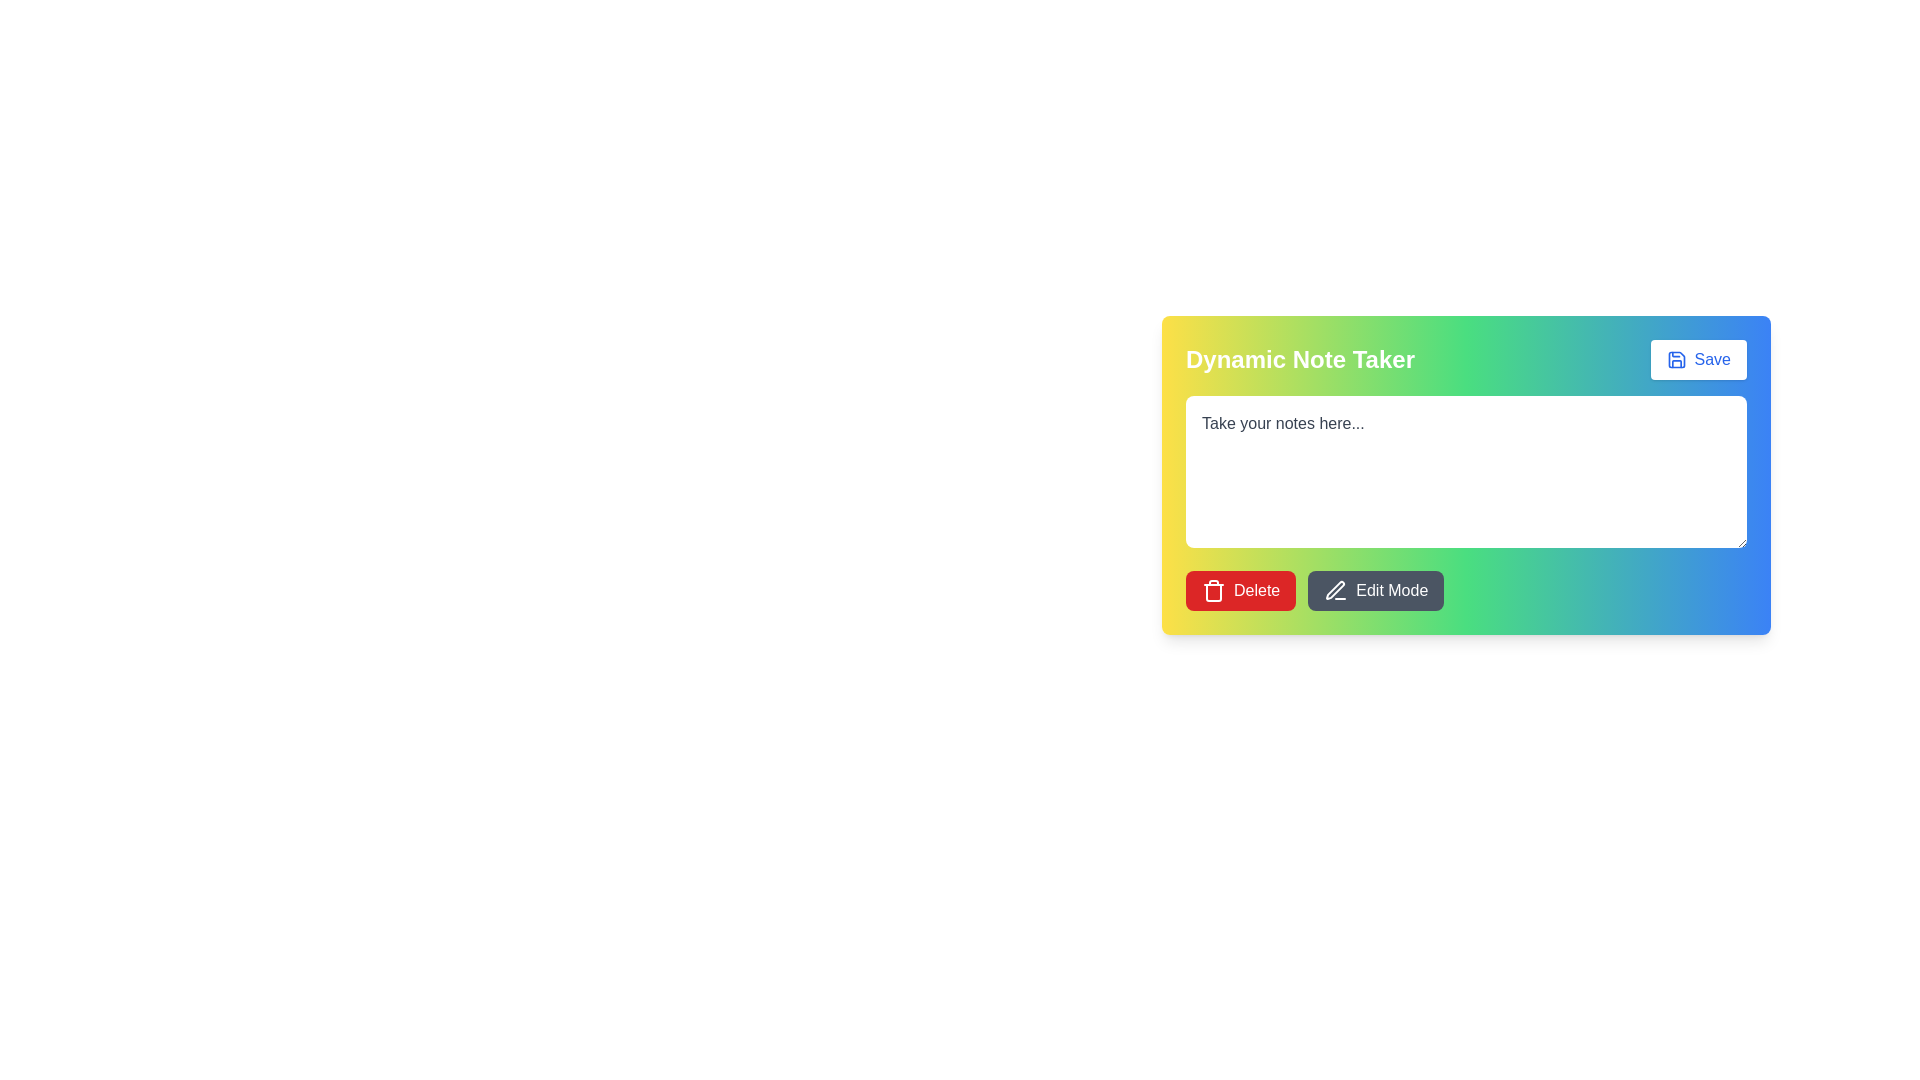 The width and height of the screenshot is (1920, 1080). I want to click on the 'Edit Mode' text label, so click(1391, 589).